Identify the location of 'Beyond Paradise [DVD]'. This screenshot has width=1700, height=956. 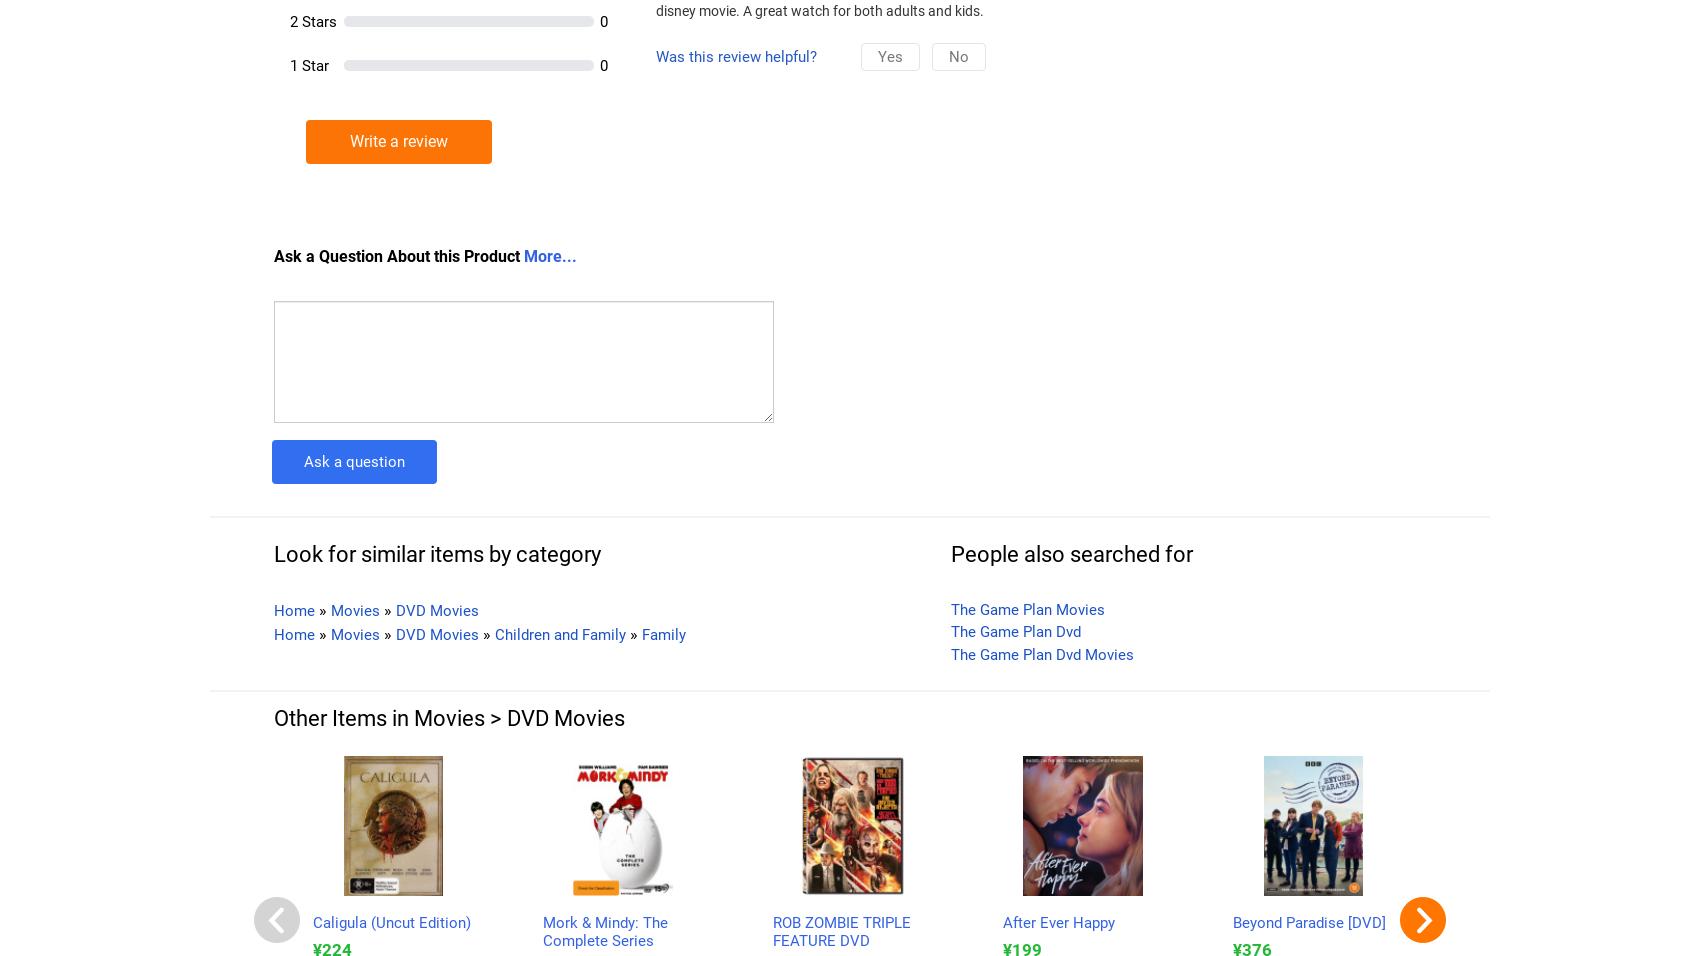
(1309, 923).